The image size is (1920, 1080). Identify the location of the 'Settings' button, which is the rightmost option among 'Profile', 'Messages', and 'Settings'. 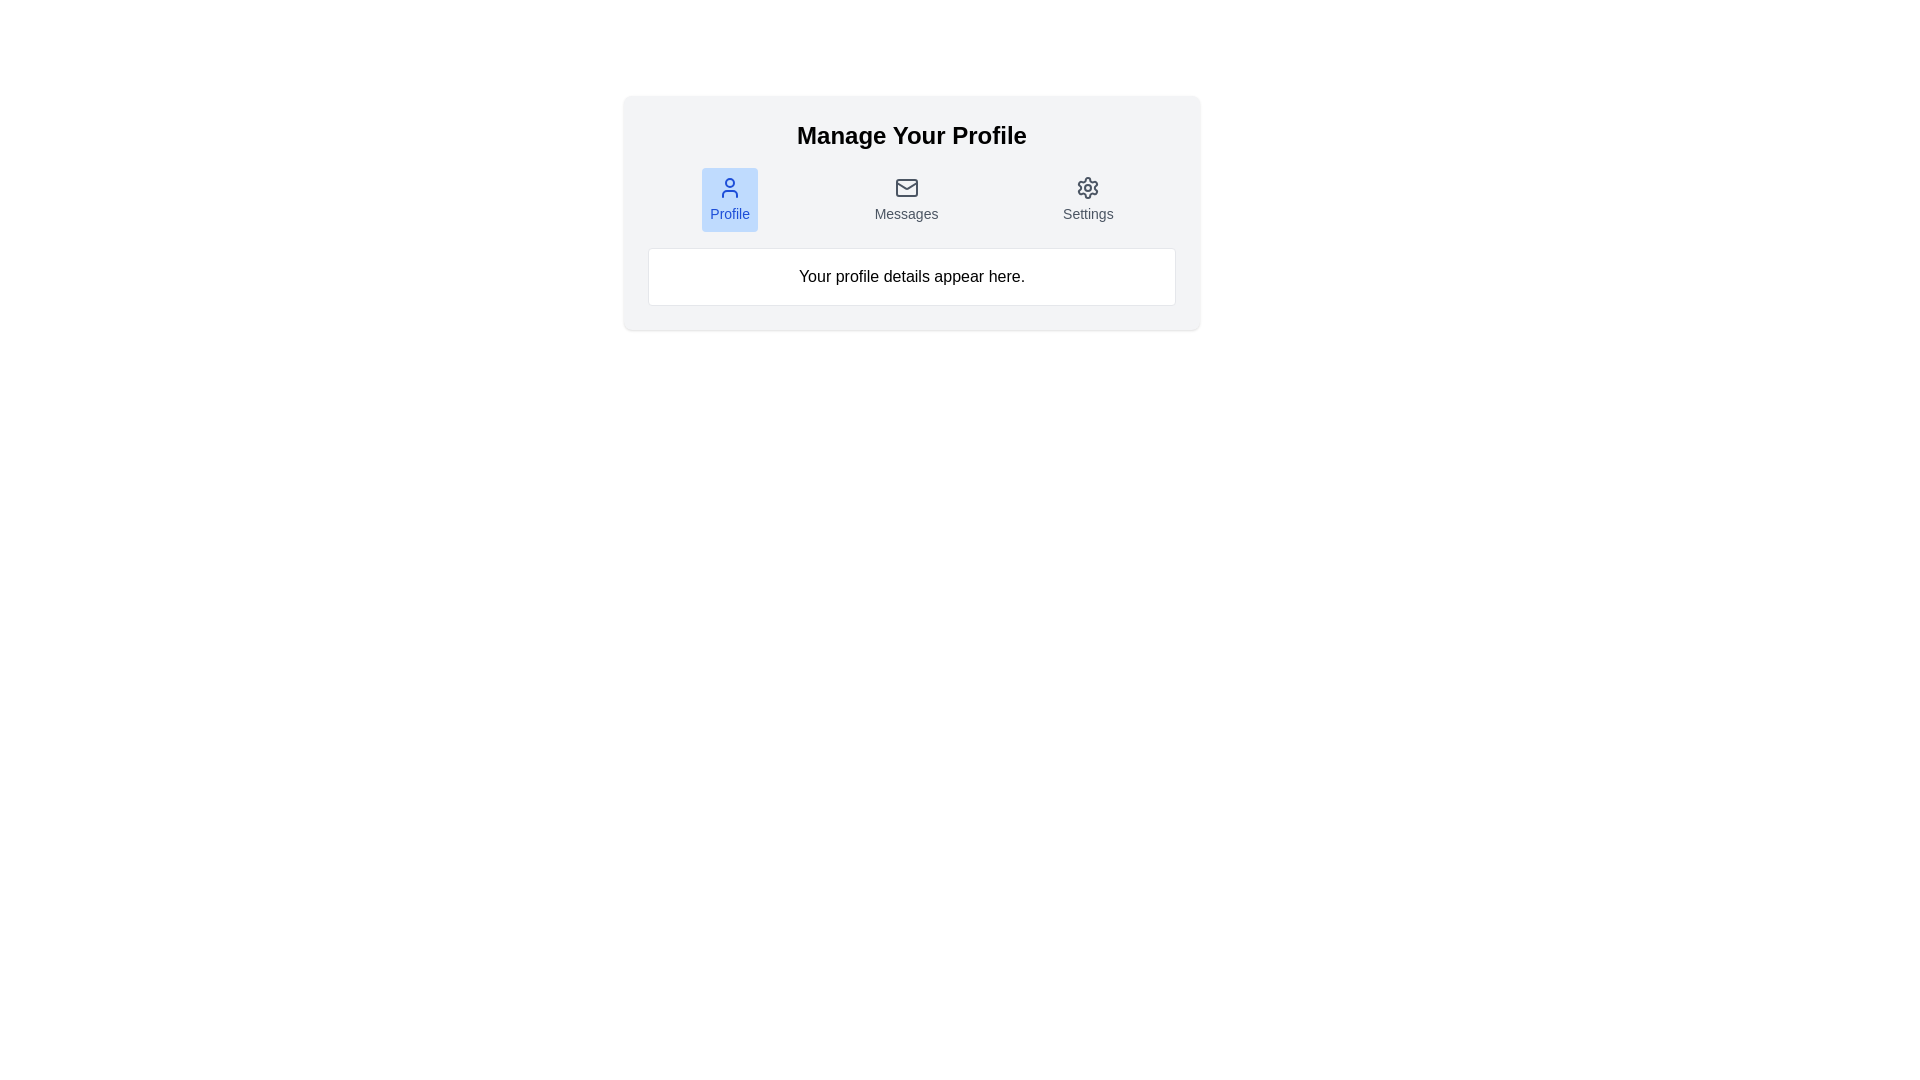
(1087, 200).